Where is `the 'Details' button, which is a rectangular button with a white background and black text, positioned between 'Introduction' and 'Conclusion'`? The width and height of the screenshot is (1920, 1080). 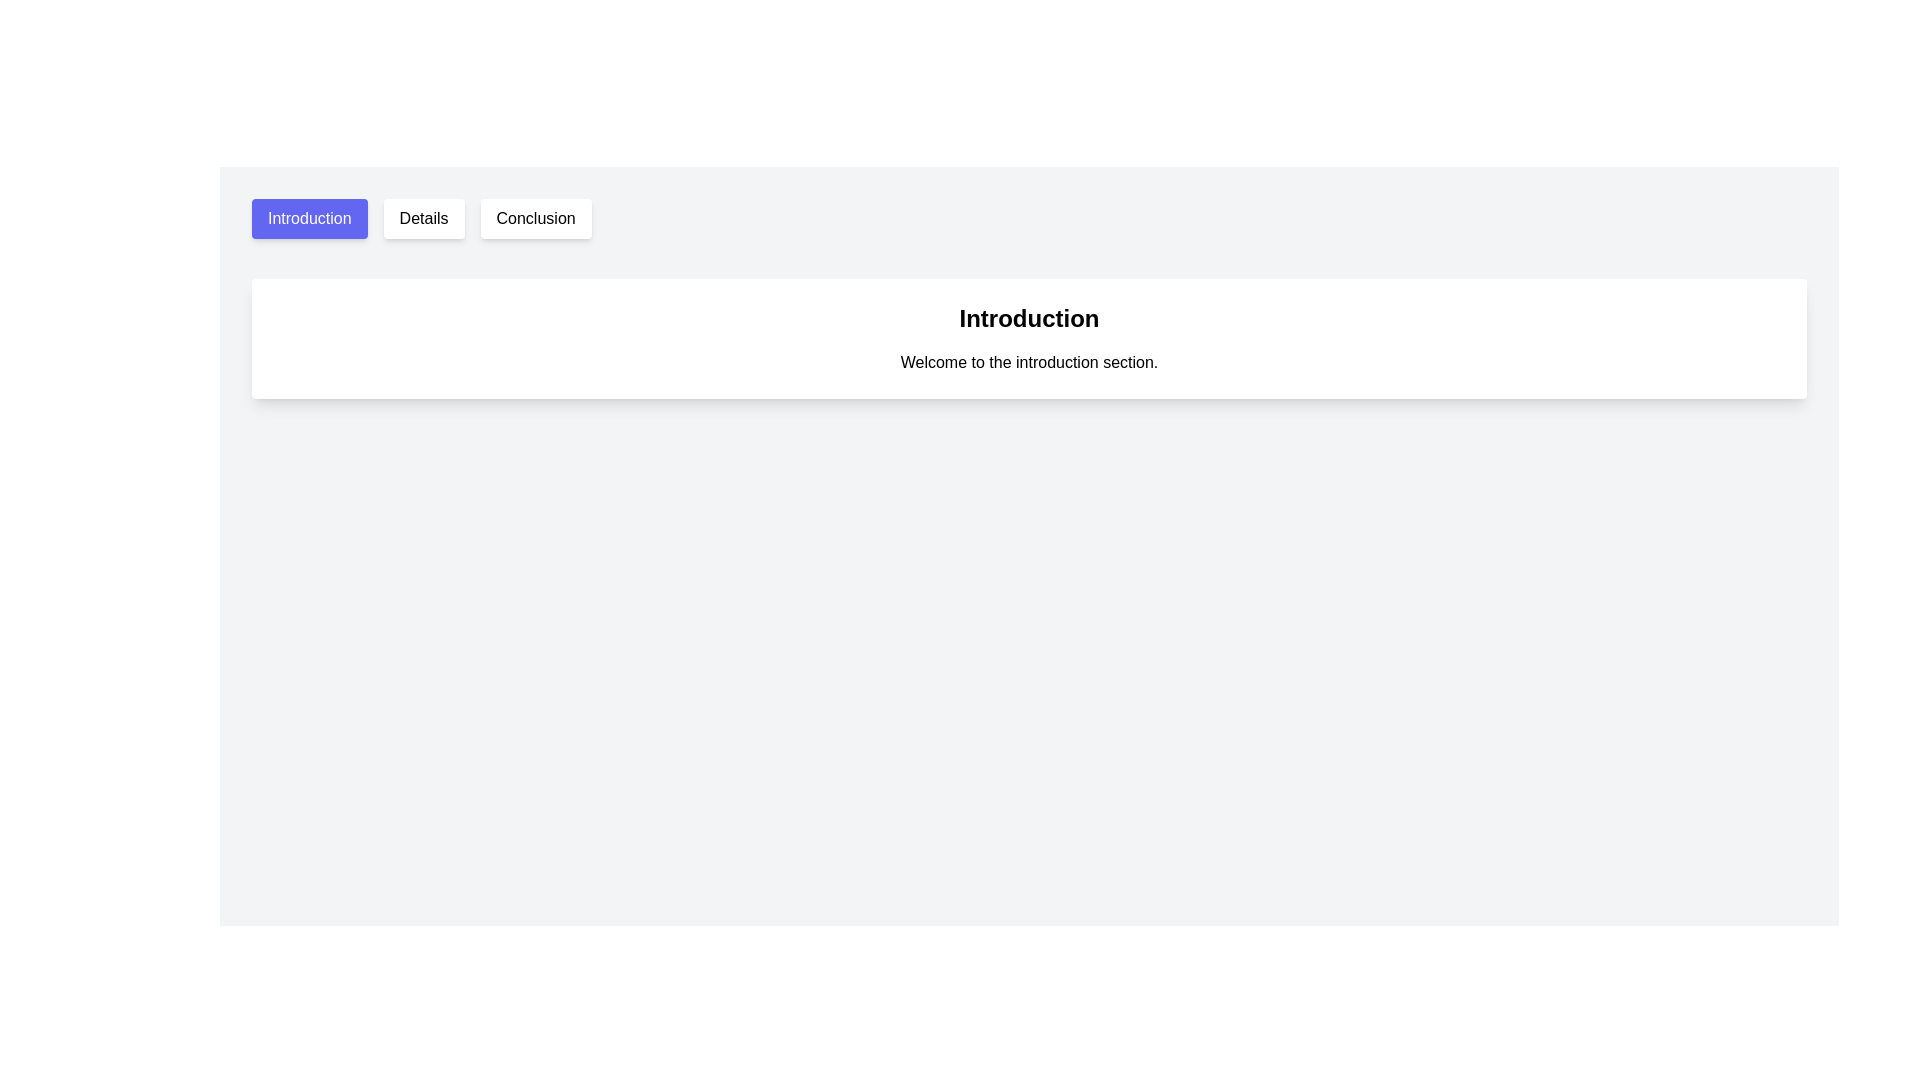 the 'Details' button, which is a rectangular button with a white background and black text, positioned between 'Introduction' and 'Conclusion' is located at coordinates (423, 219).